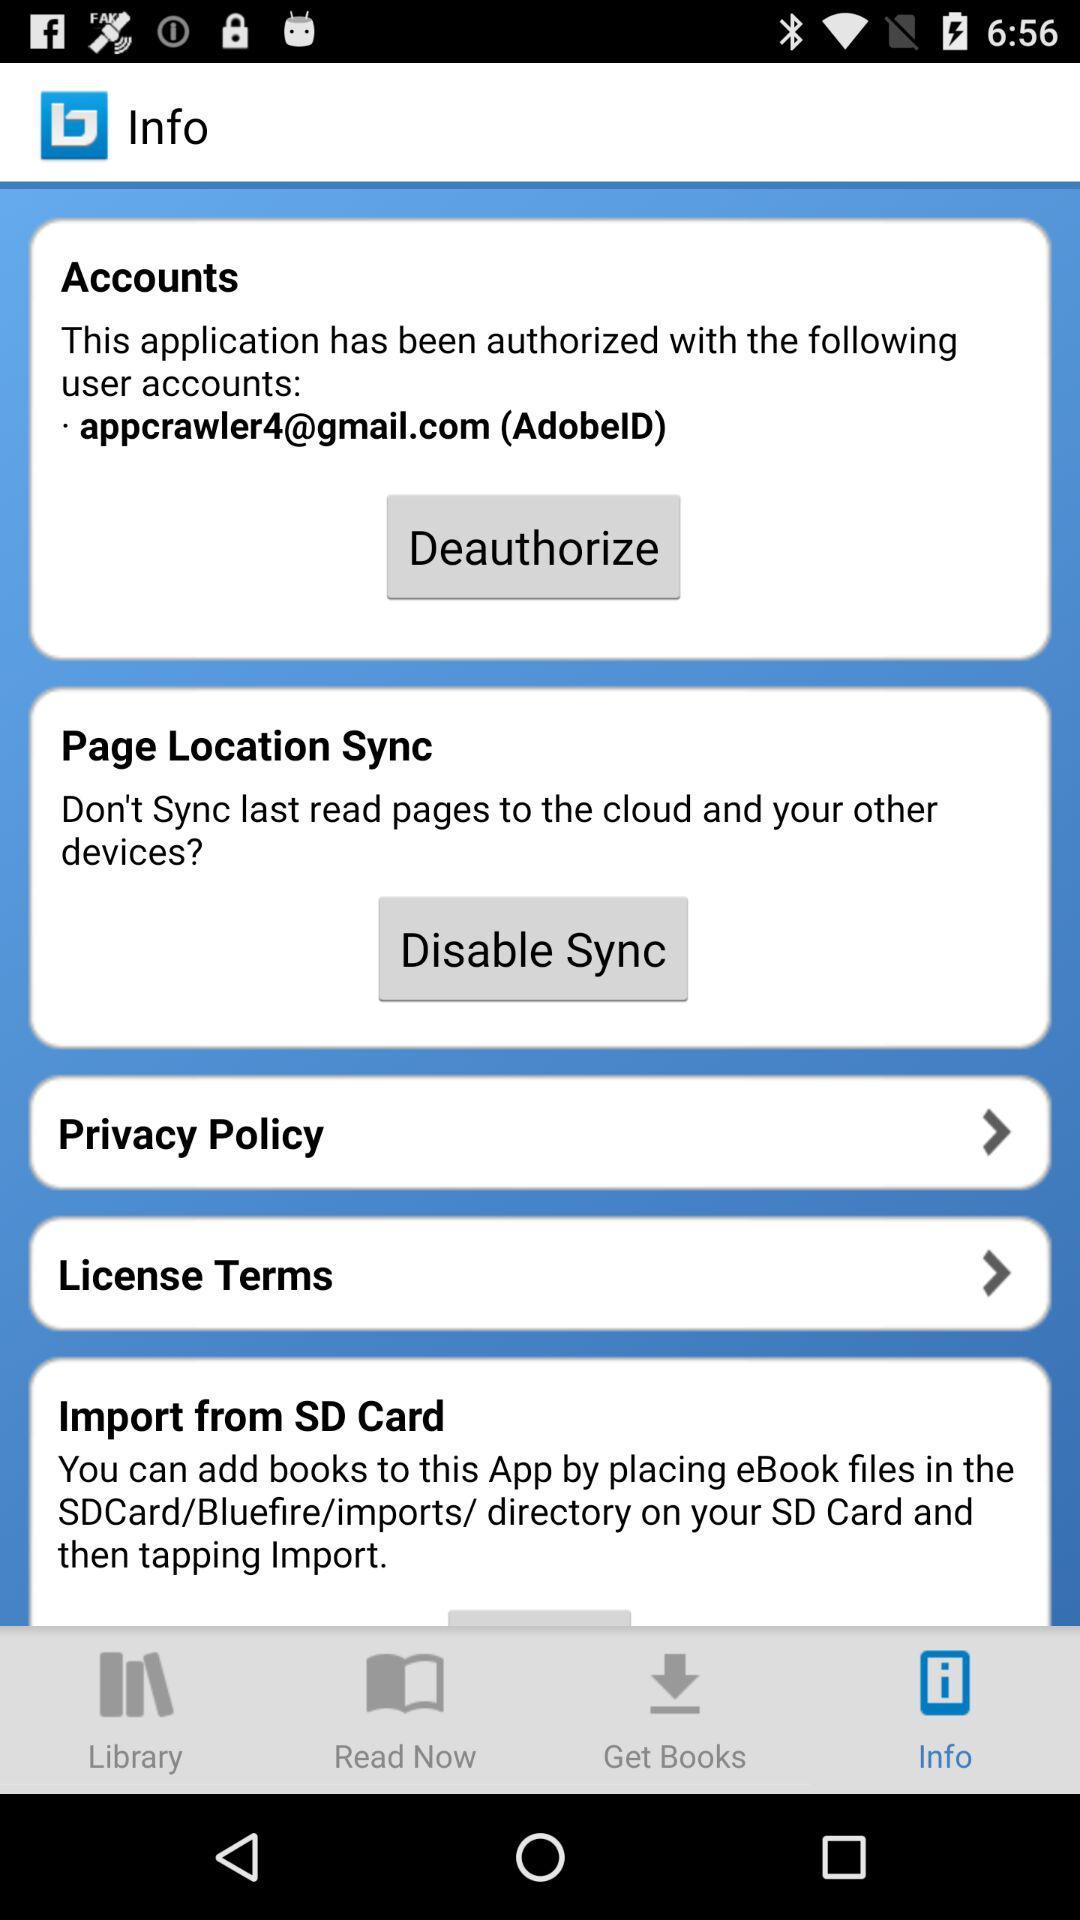 This screenshot has height=1920, width=1080. What do you see at coordinates (532, 947) in the screenshot?
I see `item below don t sync app` at bounding box center [532, 947].